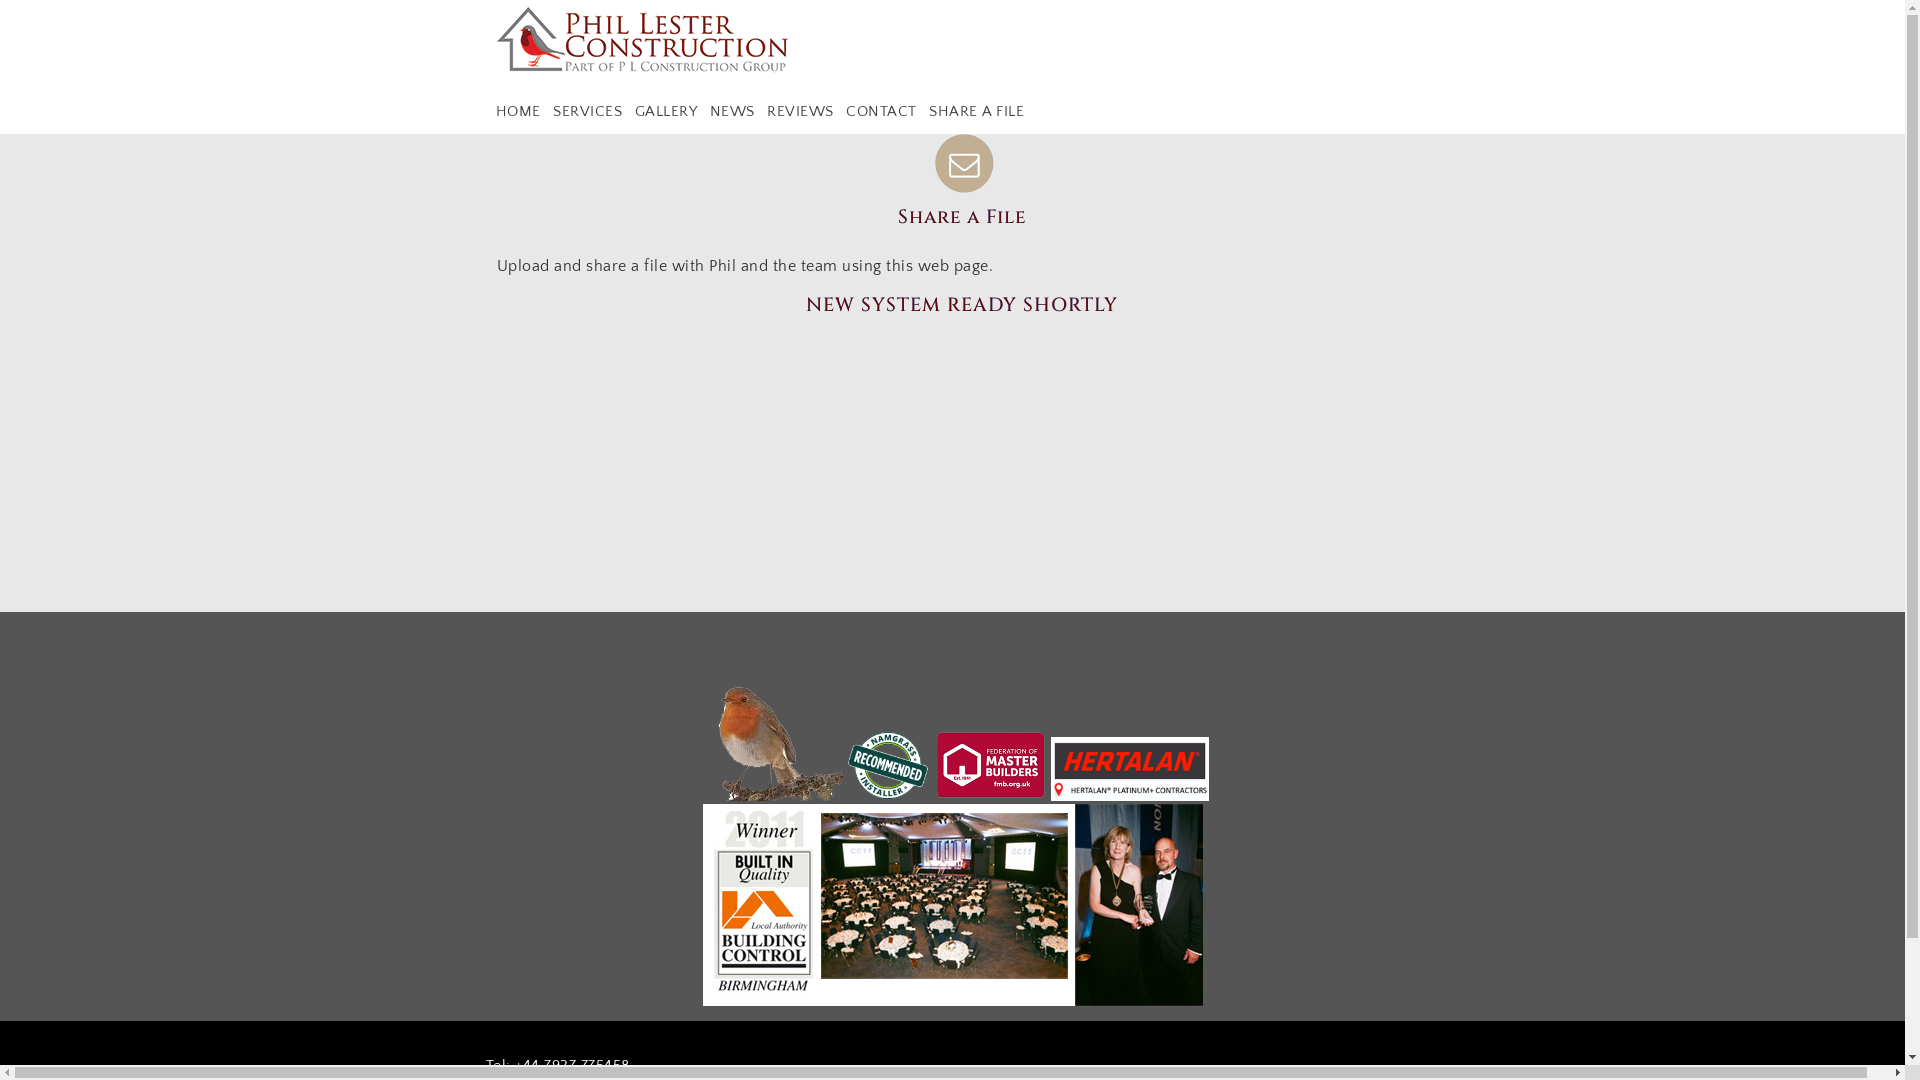  Describe the element at coordinates (518, 111) in the screenshot. I see `'HOME'` at that location.